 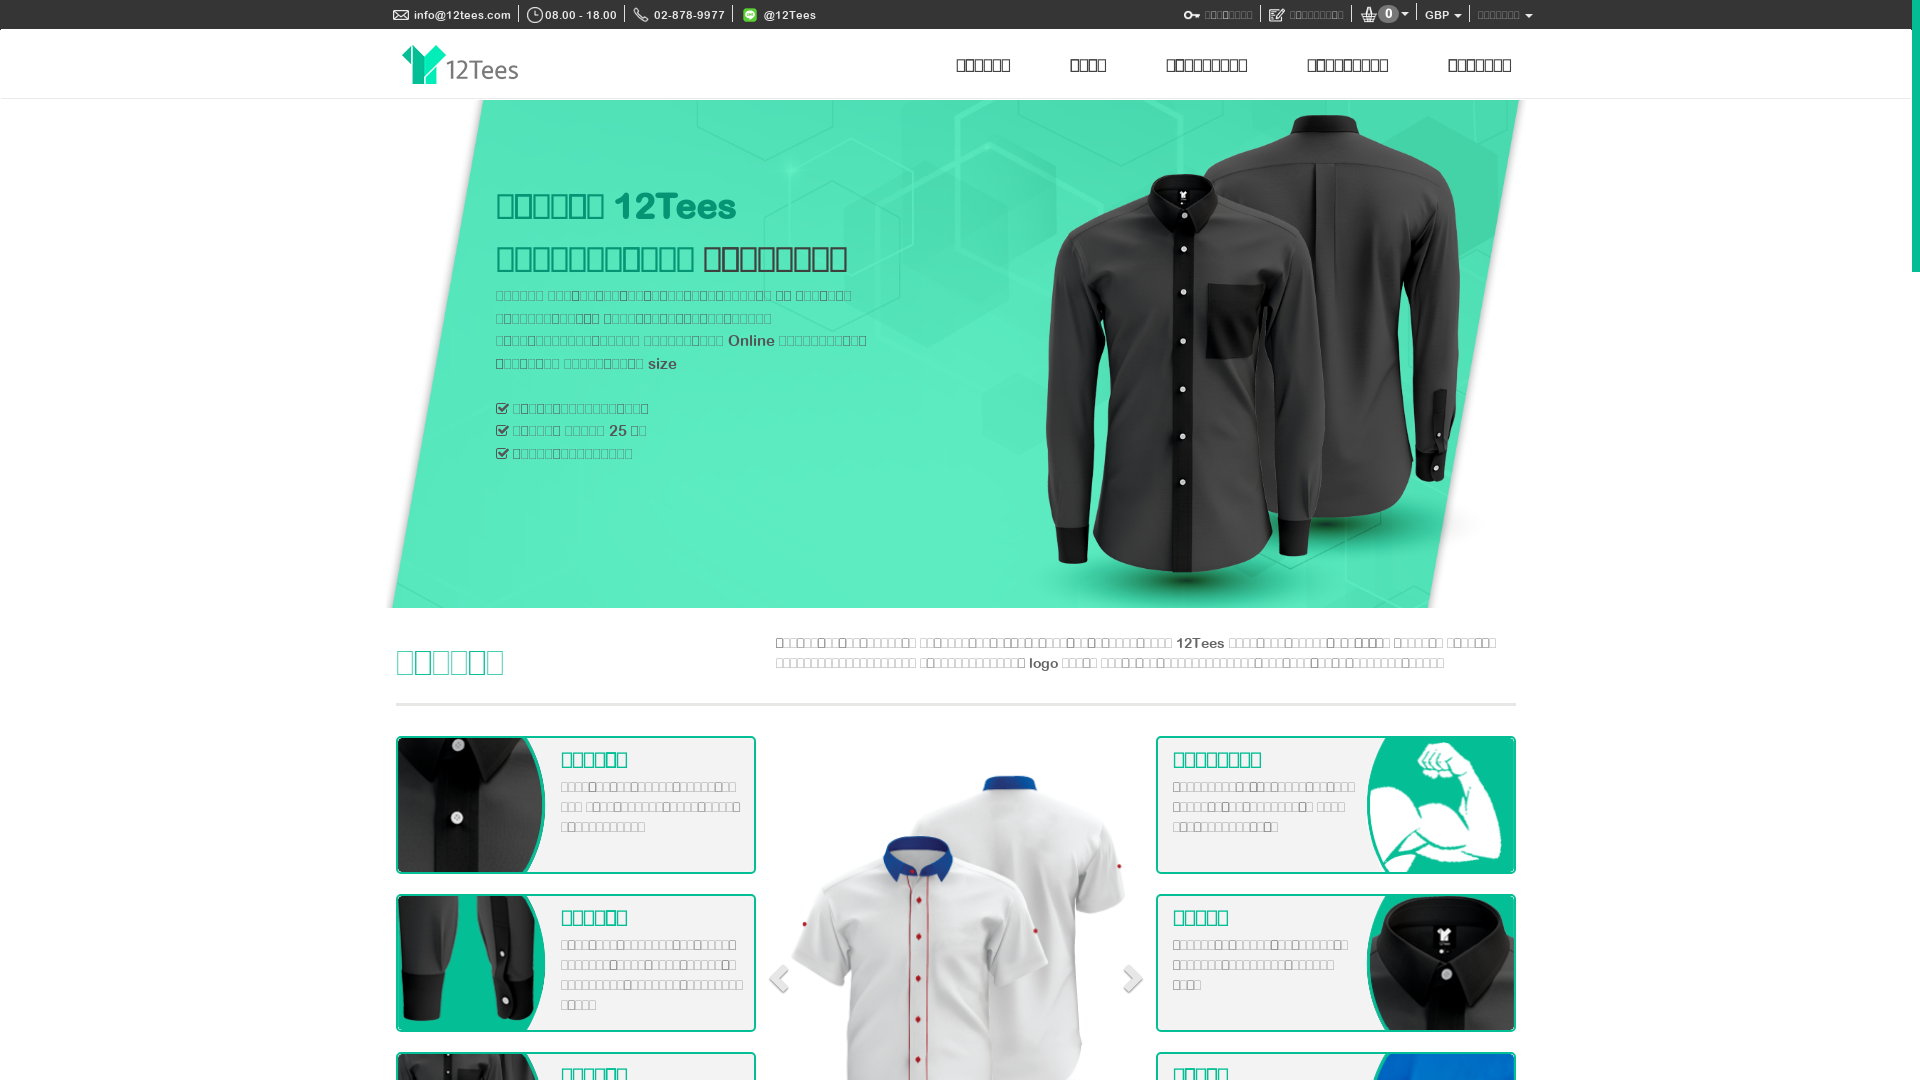 What do you see at coordinates (570, 15) in the screenshot?
I see `'08.00 - 18.00'` at bounding box center [570, 15].